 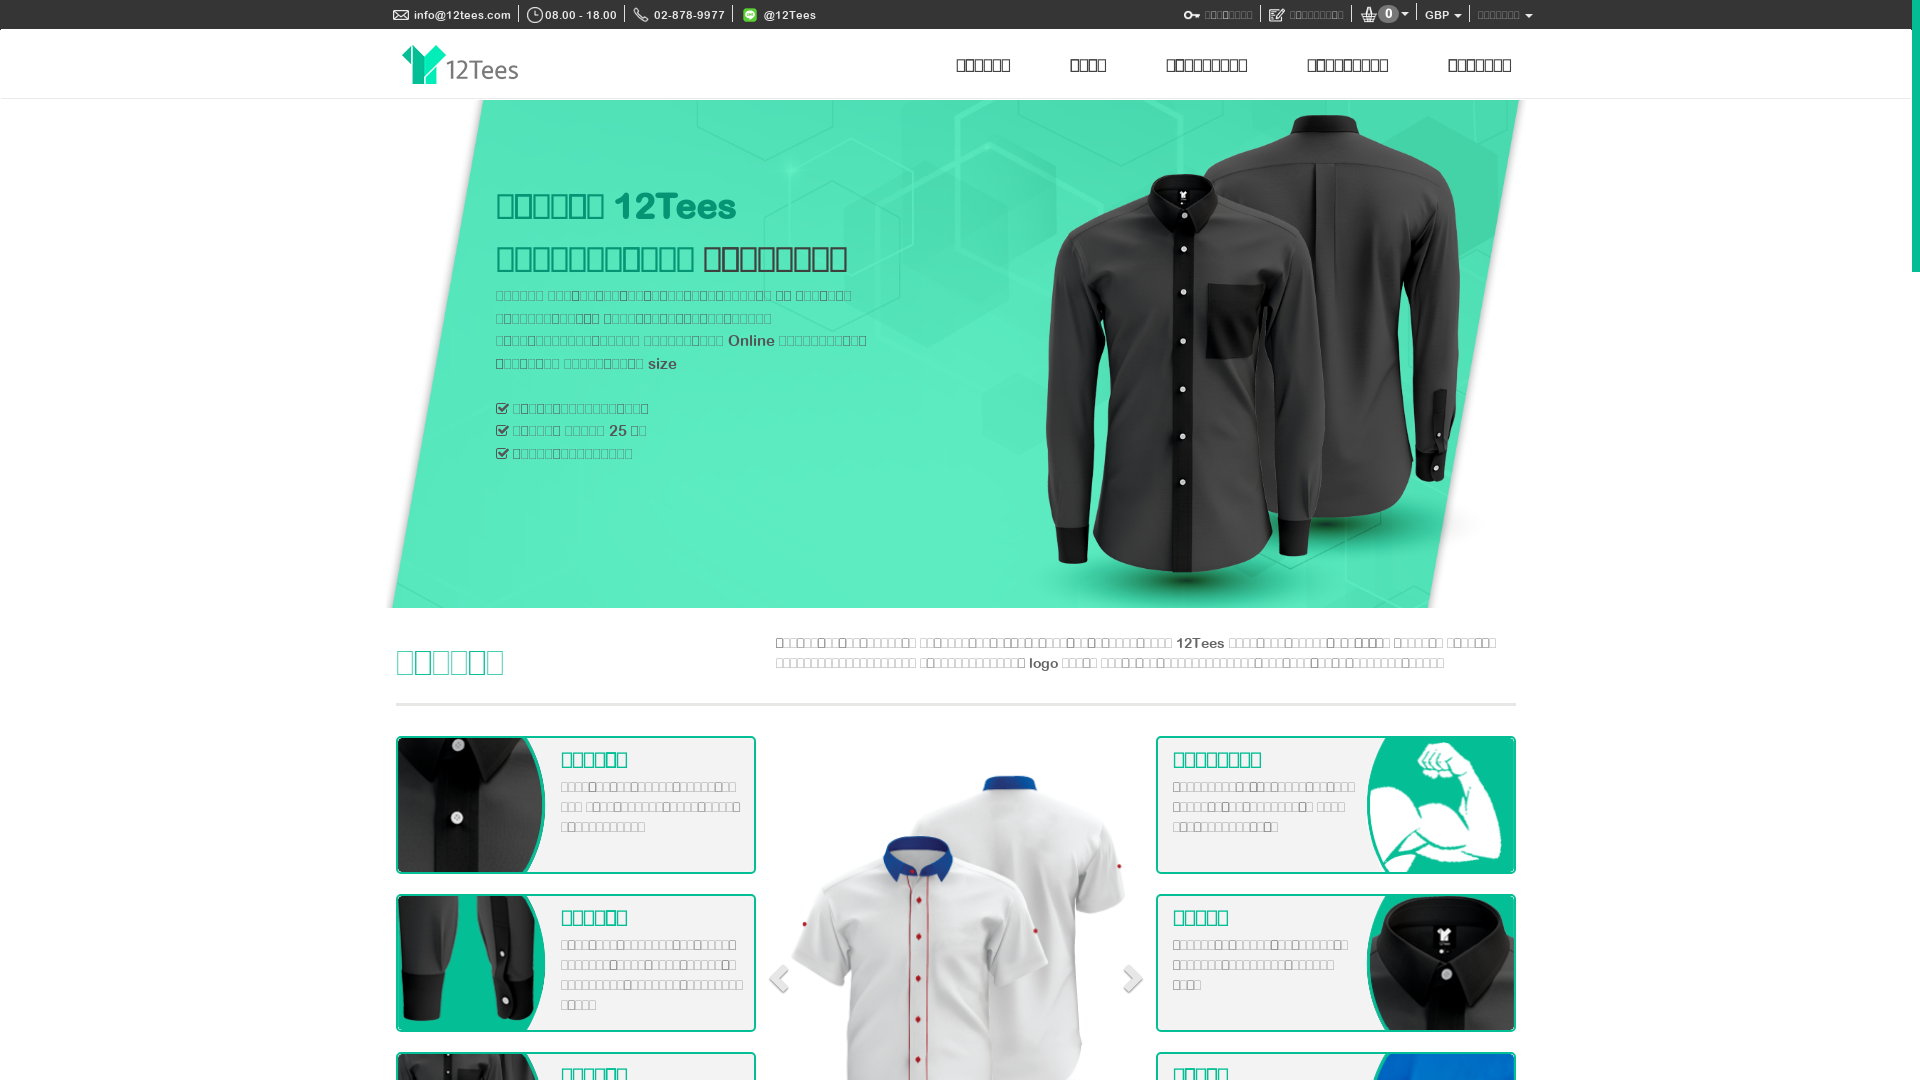 What do you see at coordinates (570, 15) in the screenshot?
I see `'08.00 - 18.00'` at bounding box center [570, 15].